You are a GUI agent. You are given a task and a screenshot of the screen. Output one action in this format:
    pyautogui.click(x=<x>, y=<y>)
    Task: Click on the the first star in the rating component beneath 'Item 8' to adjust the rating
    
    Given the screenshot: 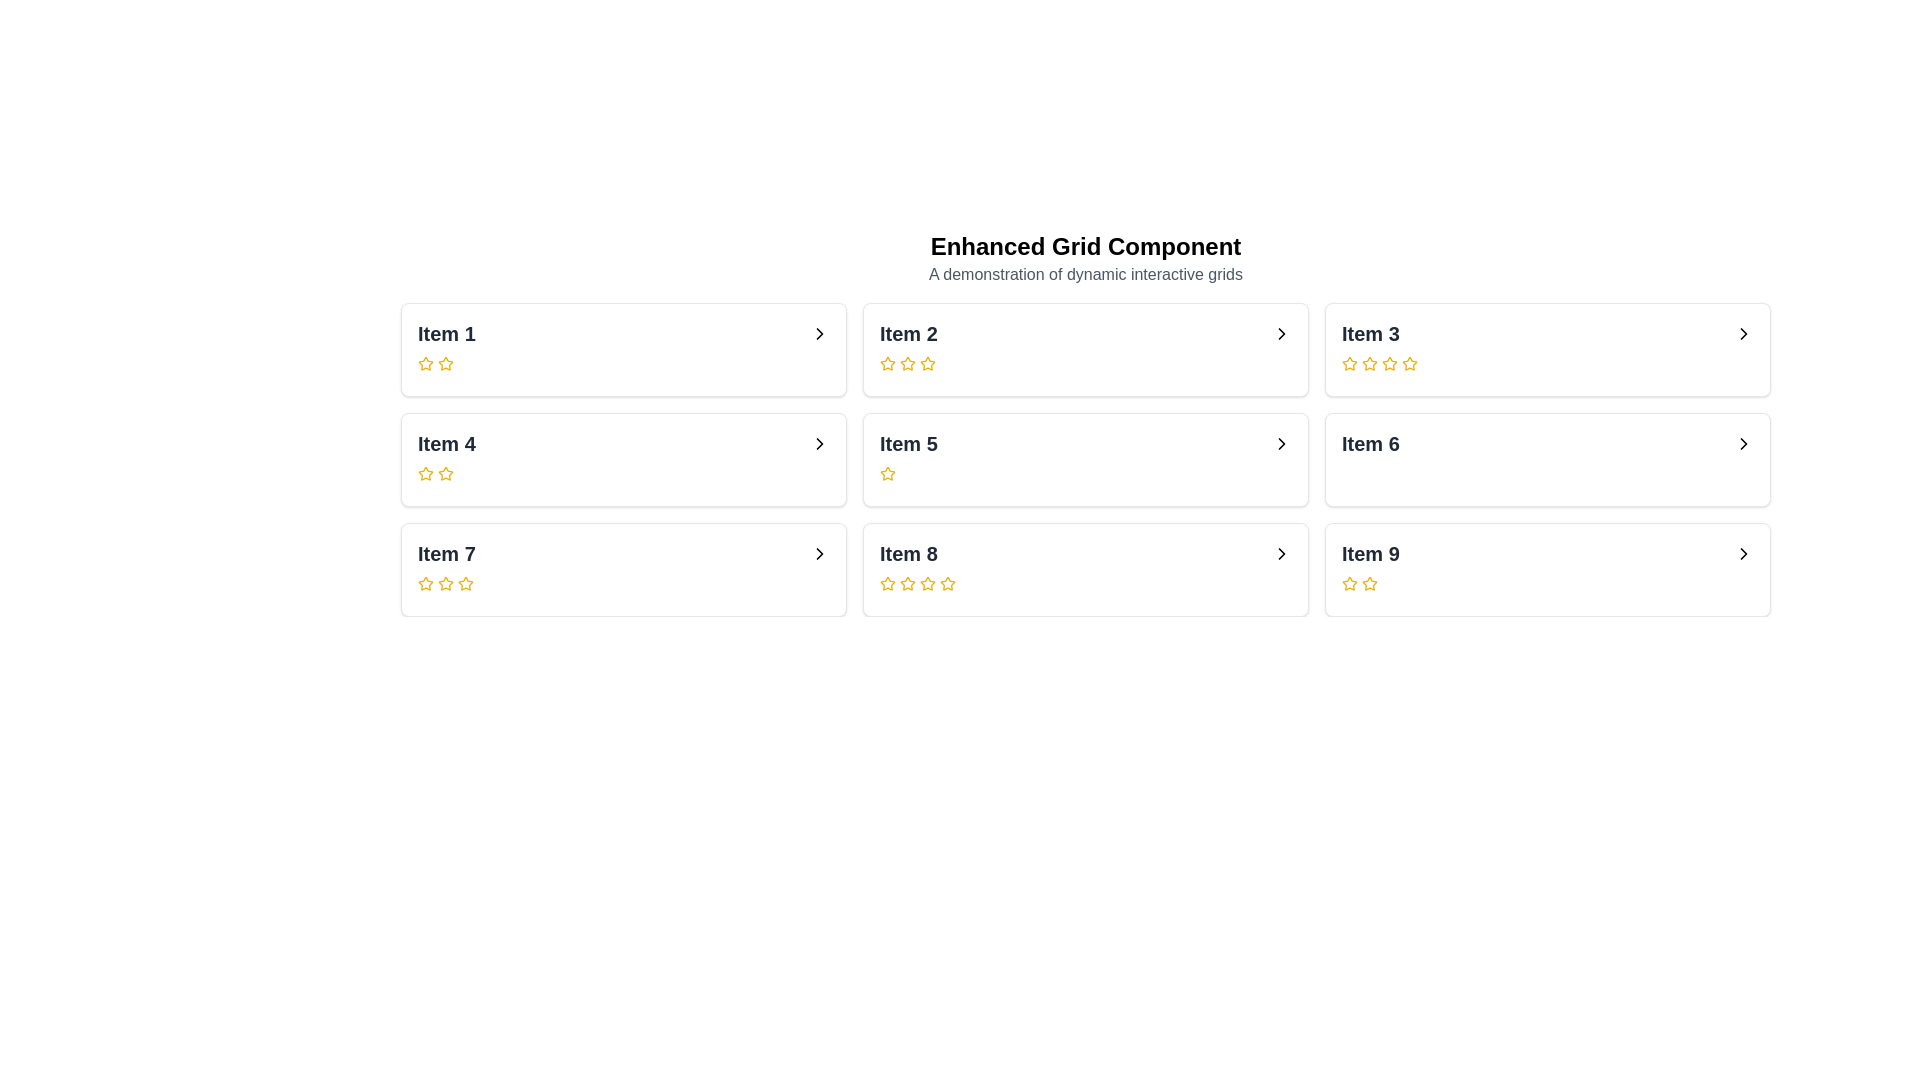 What is the action you would take?
    pyautogui.click(x=887, y=583)
    